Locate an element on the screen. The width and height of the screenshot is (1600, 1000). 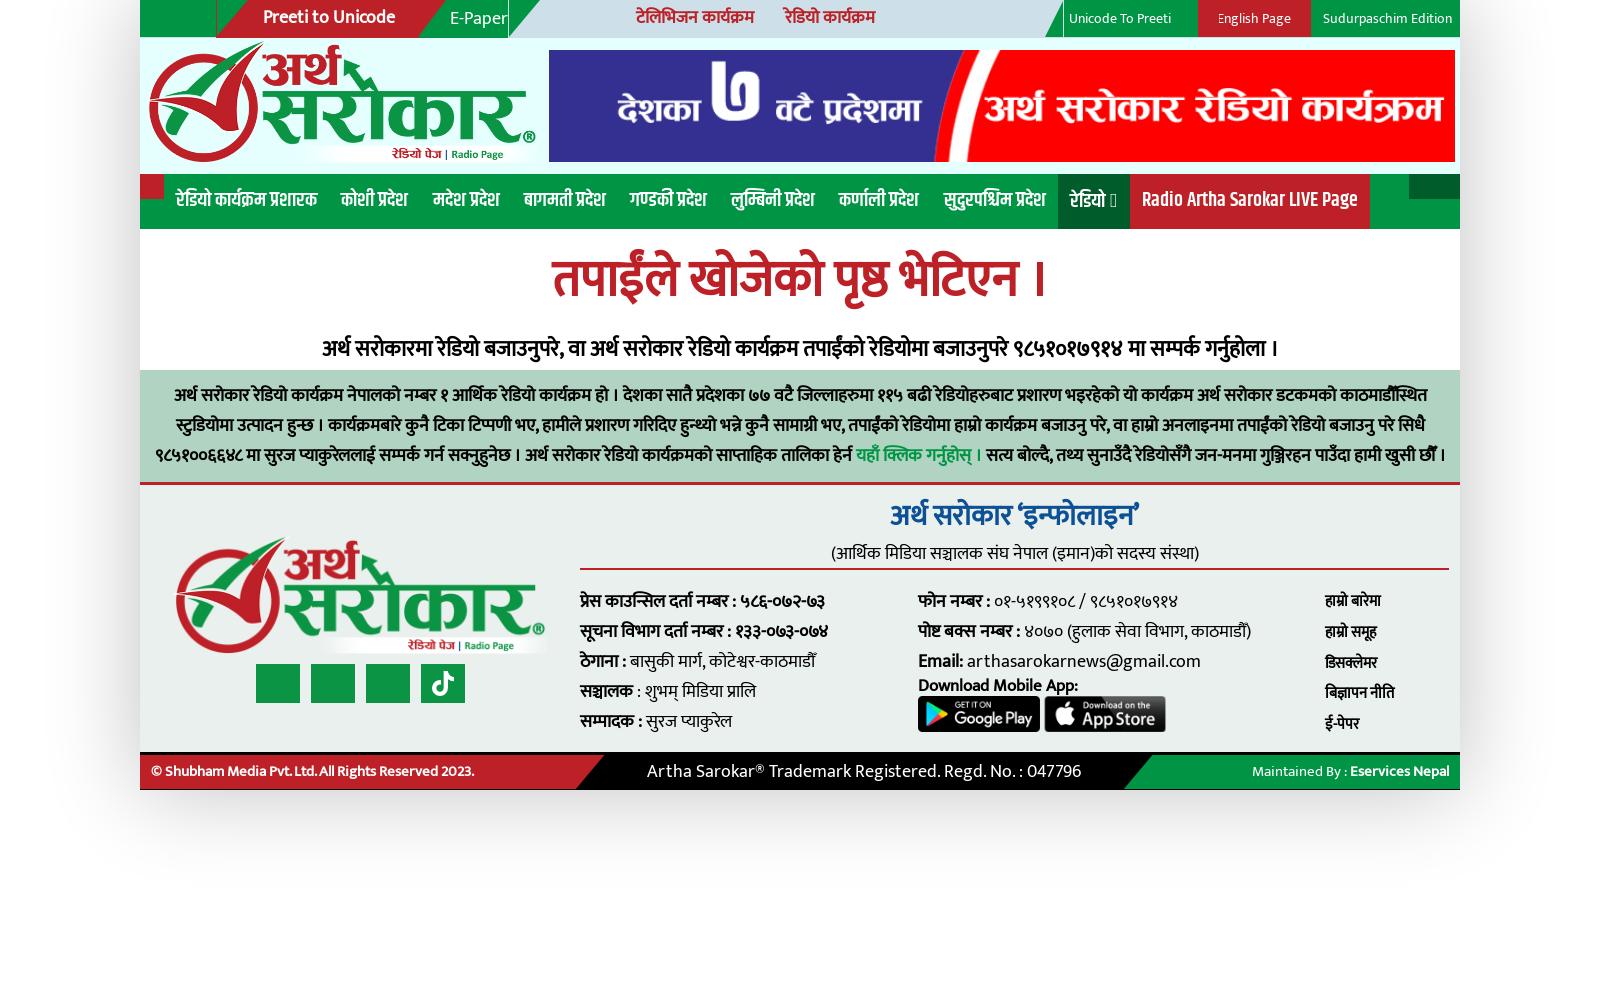
'arthasarokarnews@gmail.com' is located at coordinates (984, 599).